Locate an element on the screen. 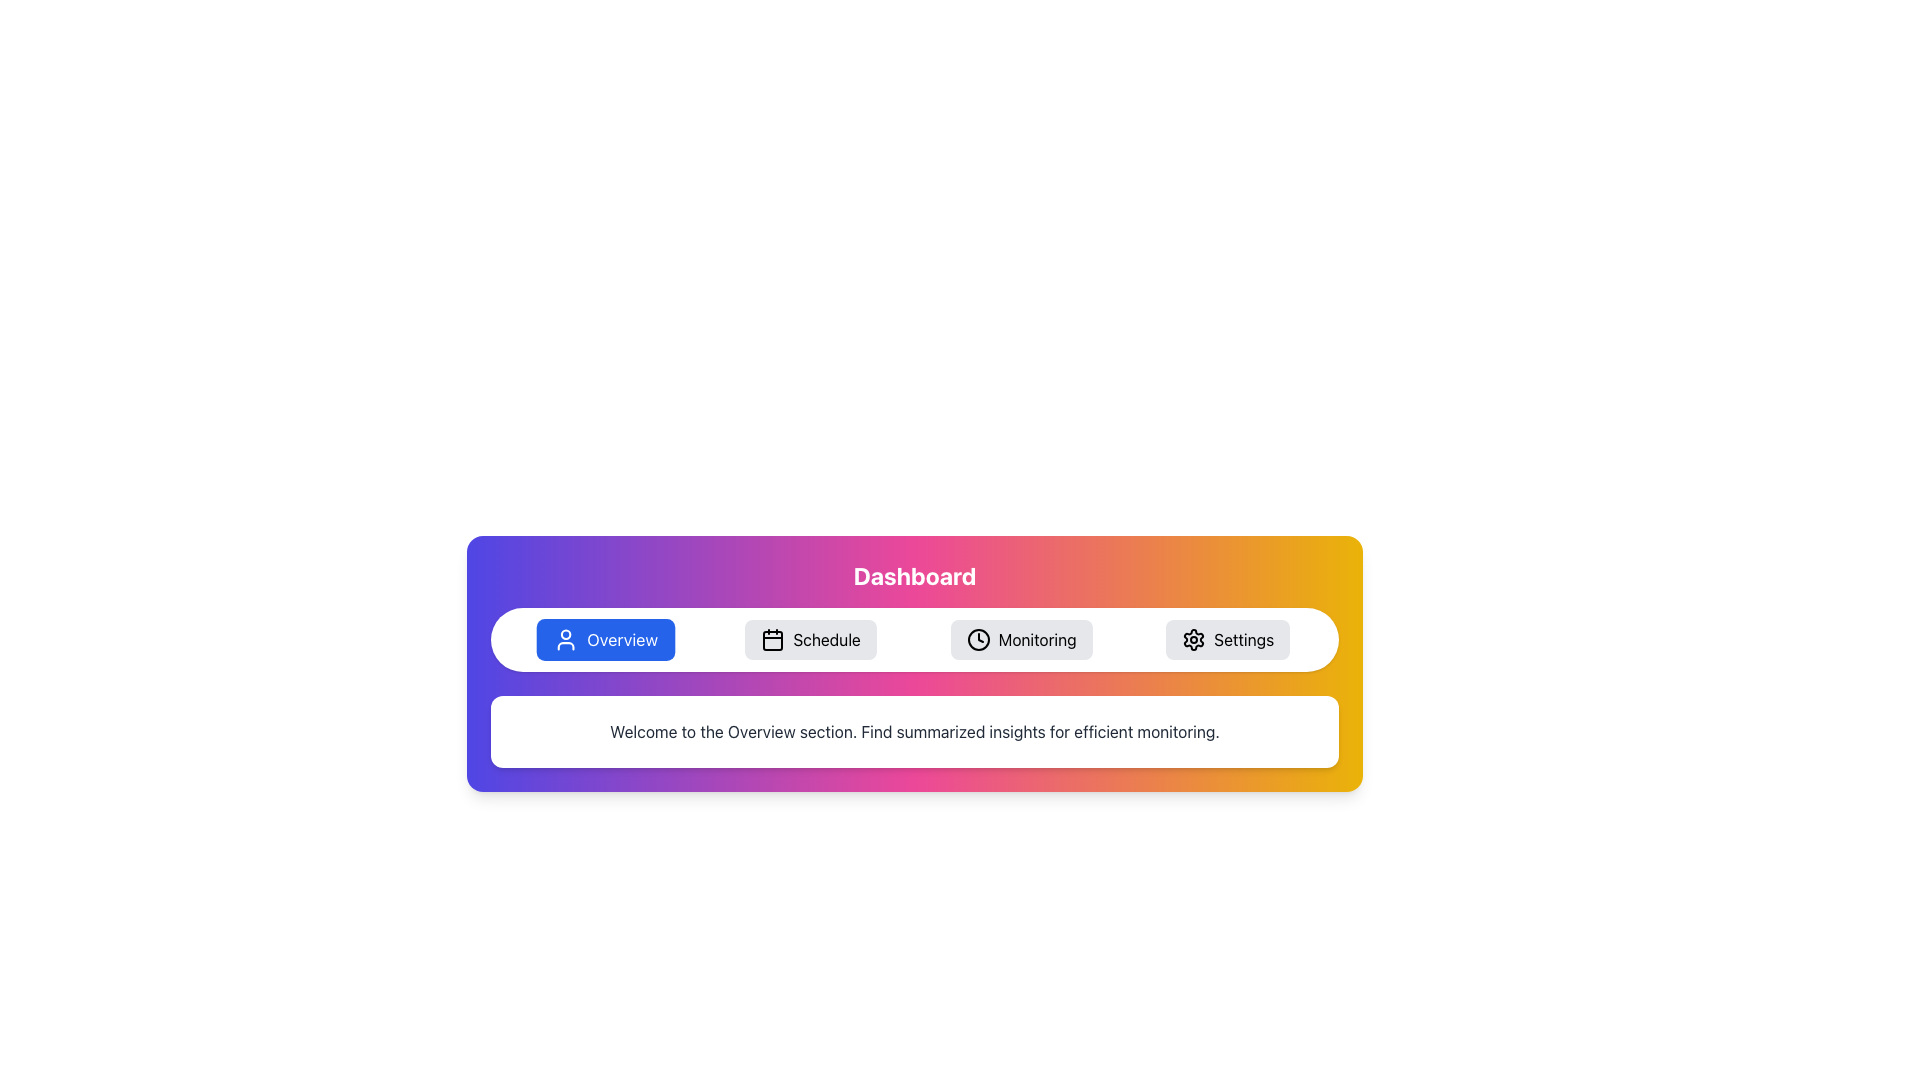 The image size is (1920, 1080). the third button from the left in the horizontal row of four buttons at the bottom half of the interface is located at coordinates (1021, 640).